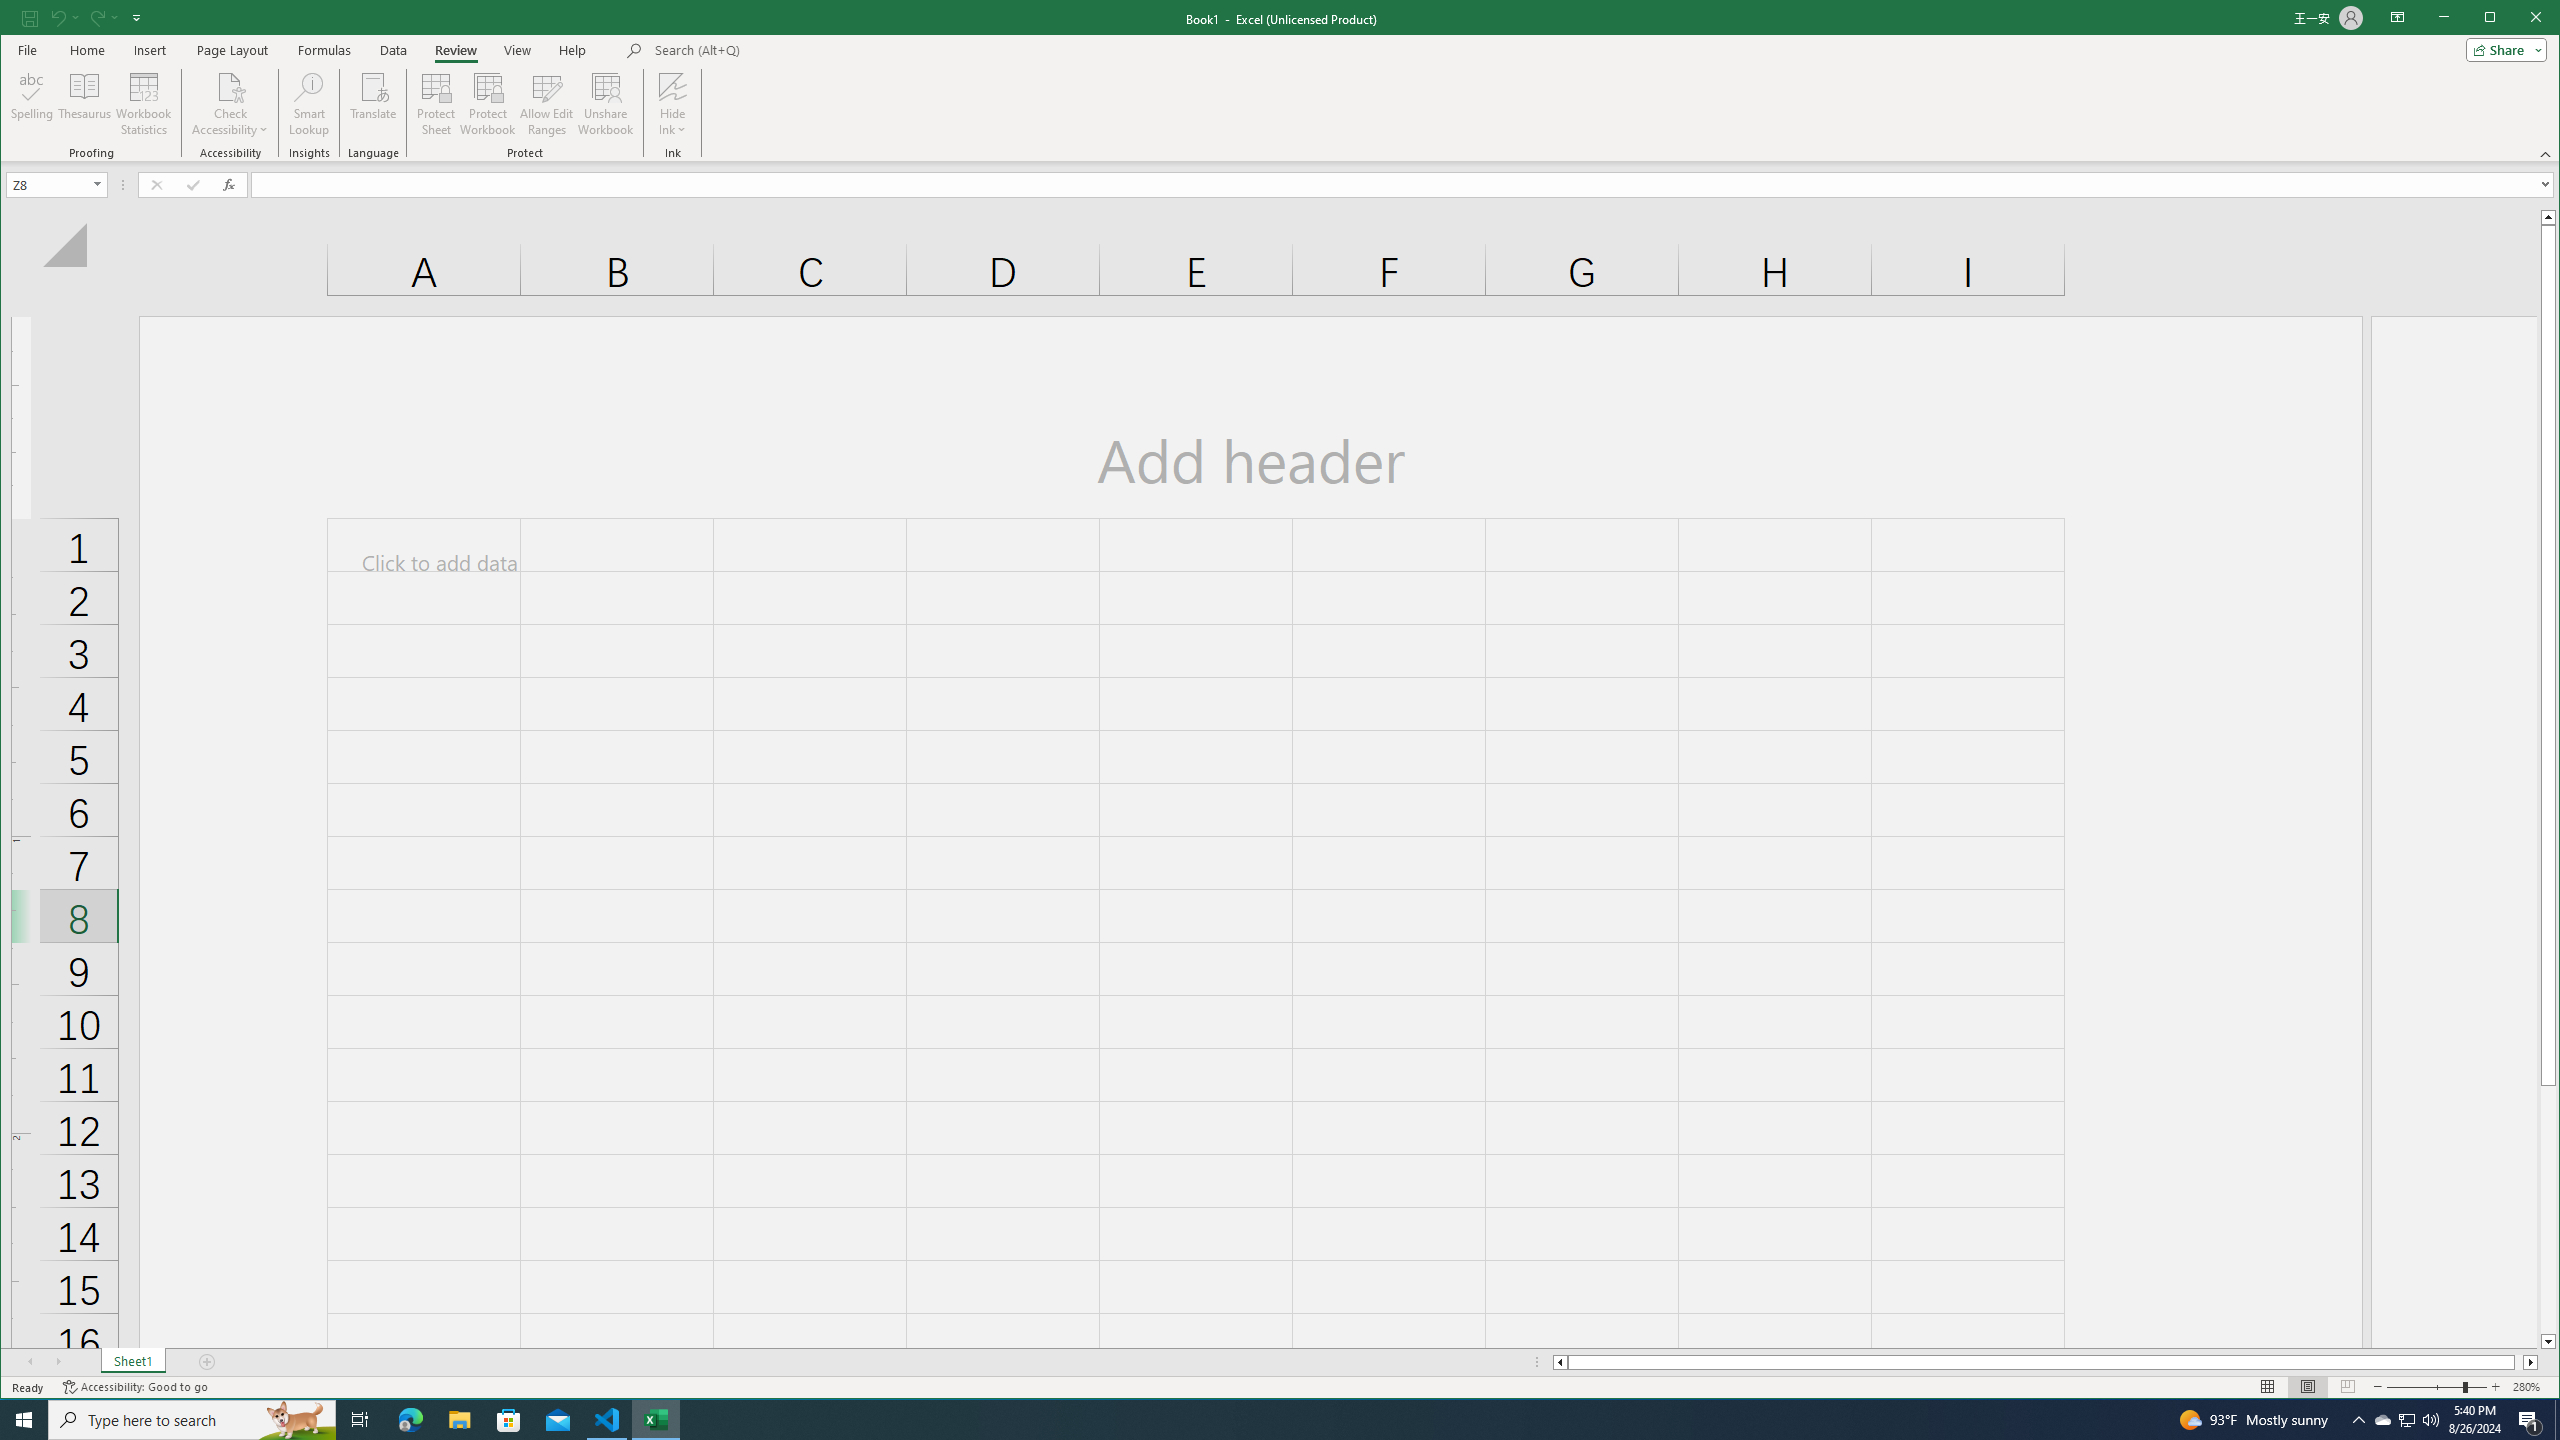  What do you see at coordinates (486, 103) in the screenshot?
I see `'Protect Workbook...'` at bounding box center [486, 103].